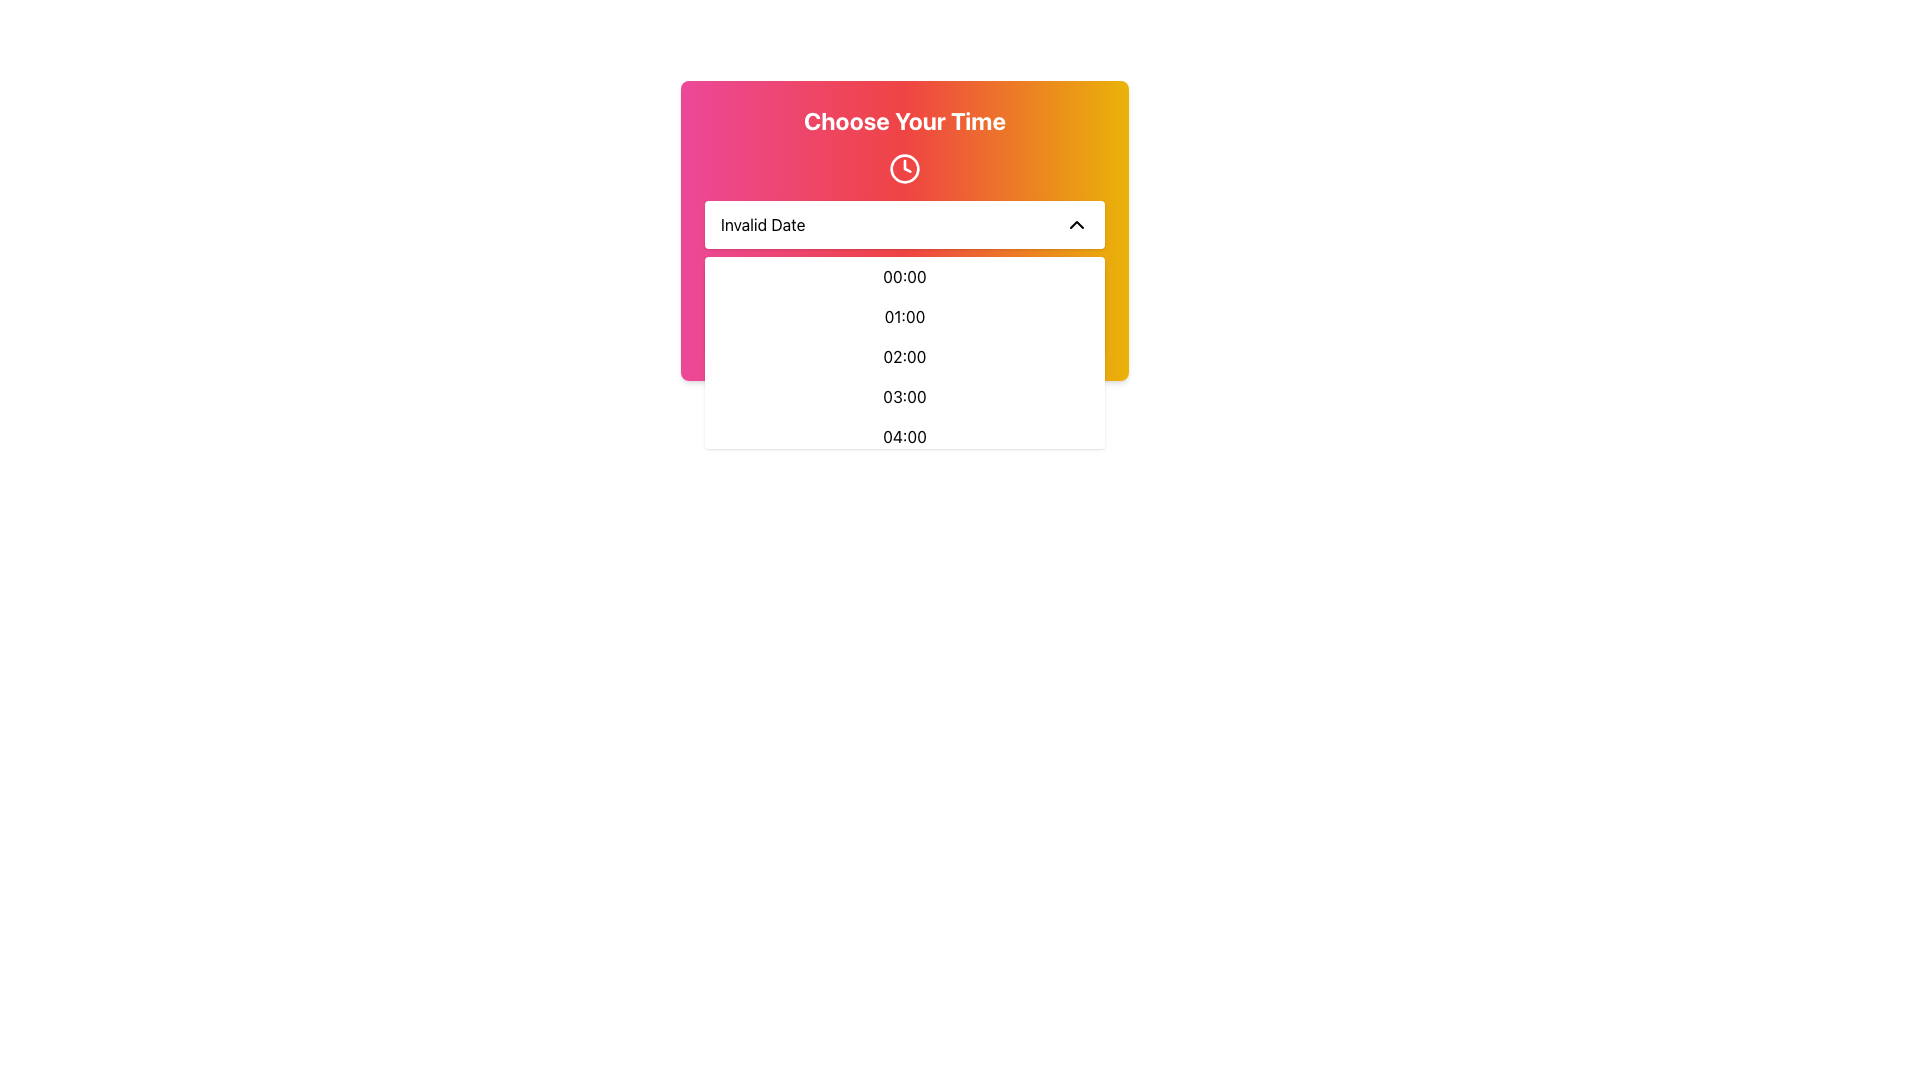 The image size is (1920, 1080). What do you see at coordinates (904, 315) in the screenshot?
I see `the text label displaying '01:00' in the dropdown menu` at bounding box center [904, 315].